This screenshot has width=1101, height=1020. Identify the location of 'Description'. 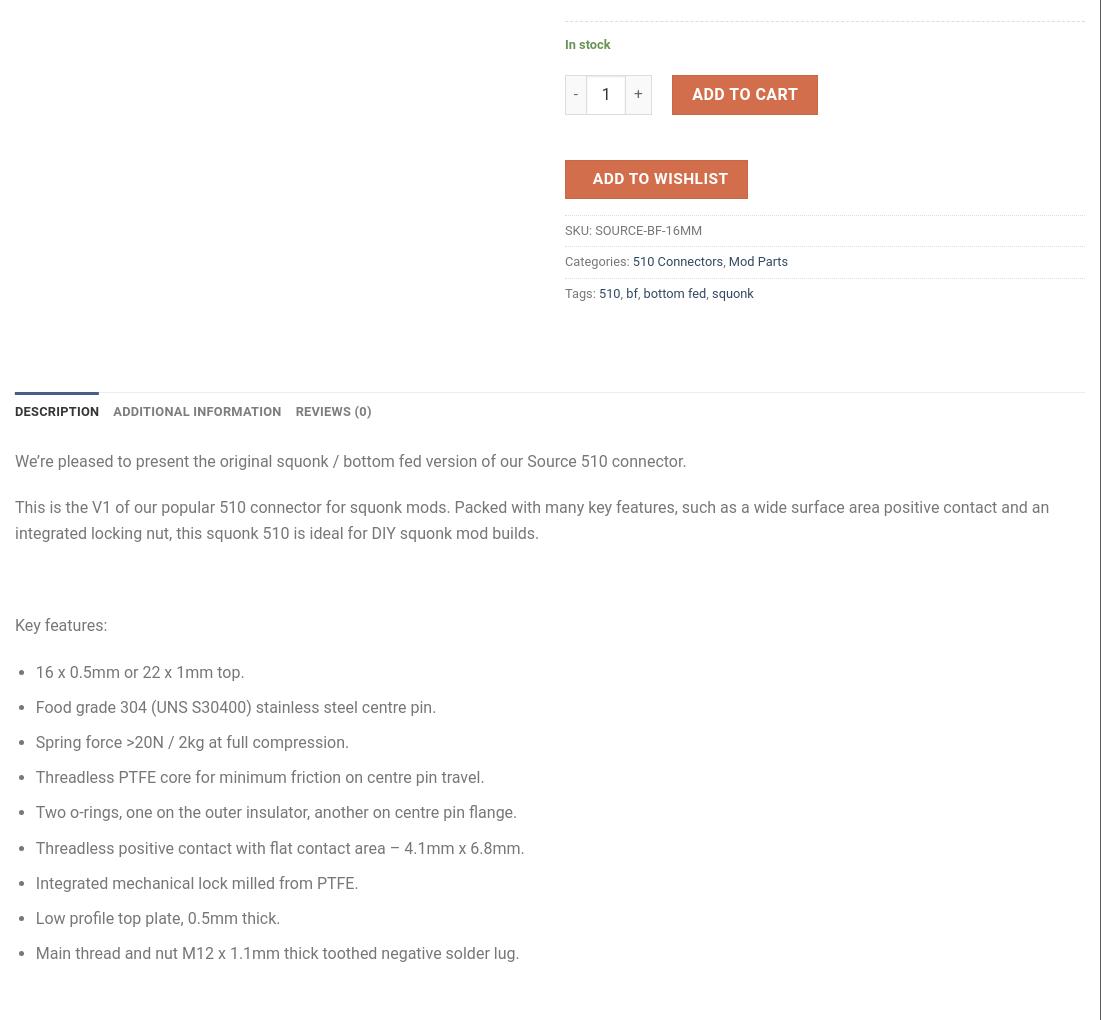
(56, 411).